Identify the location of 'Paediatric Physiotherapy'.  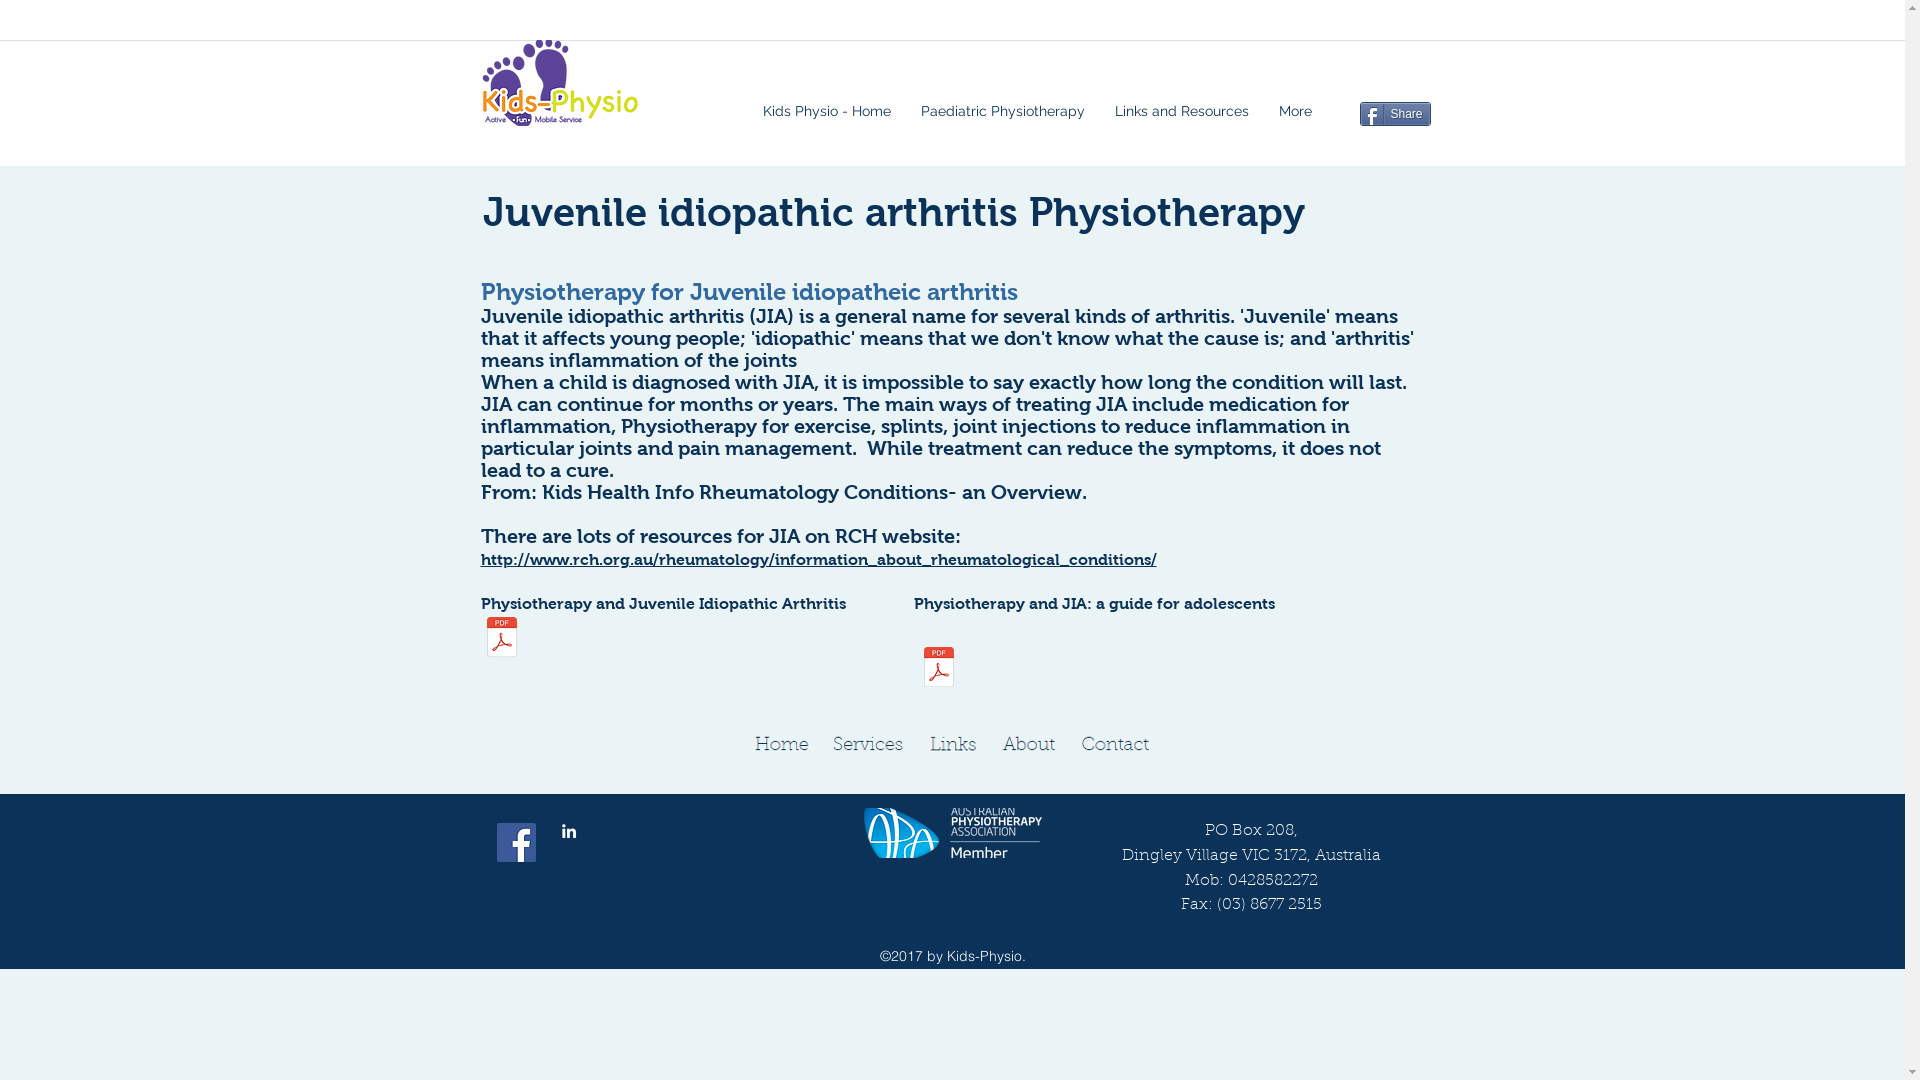
(905, 111).